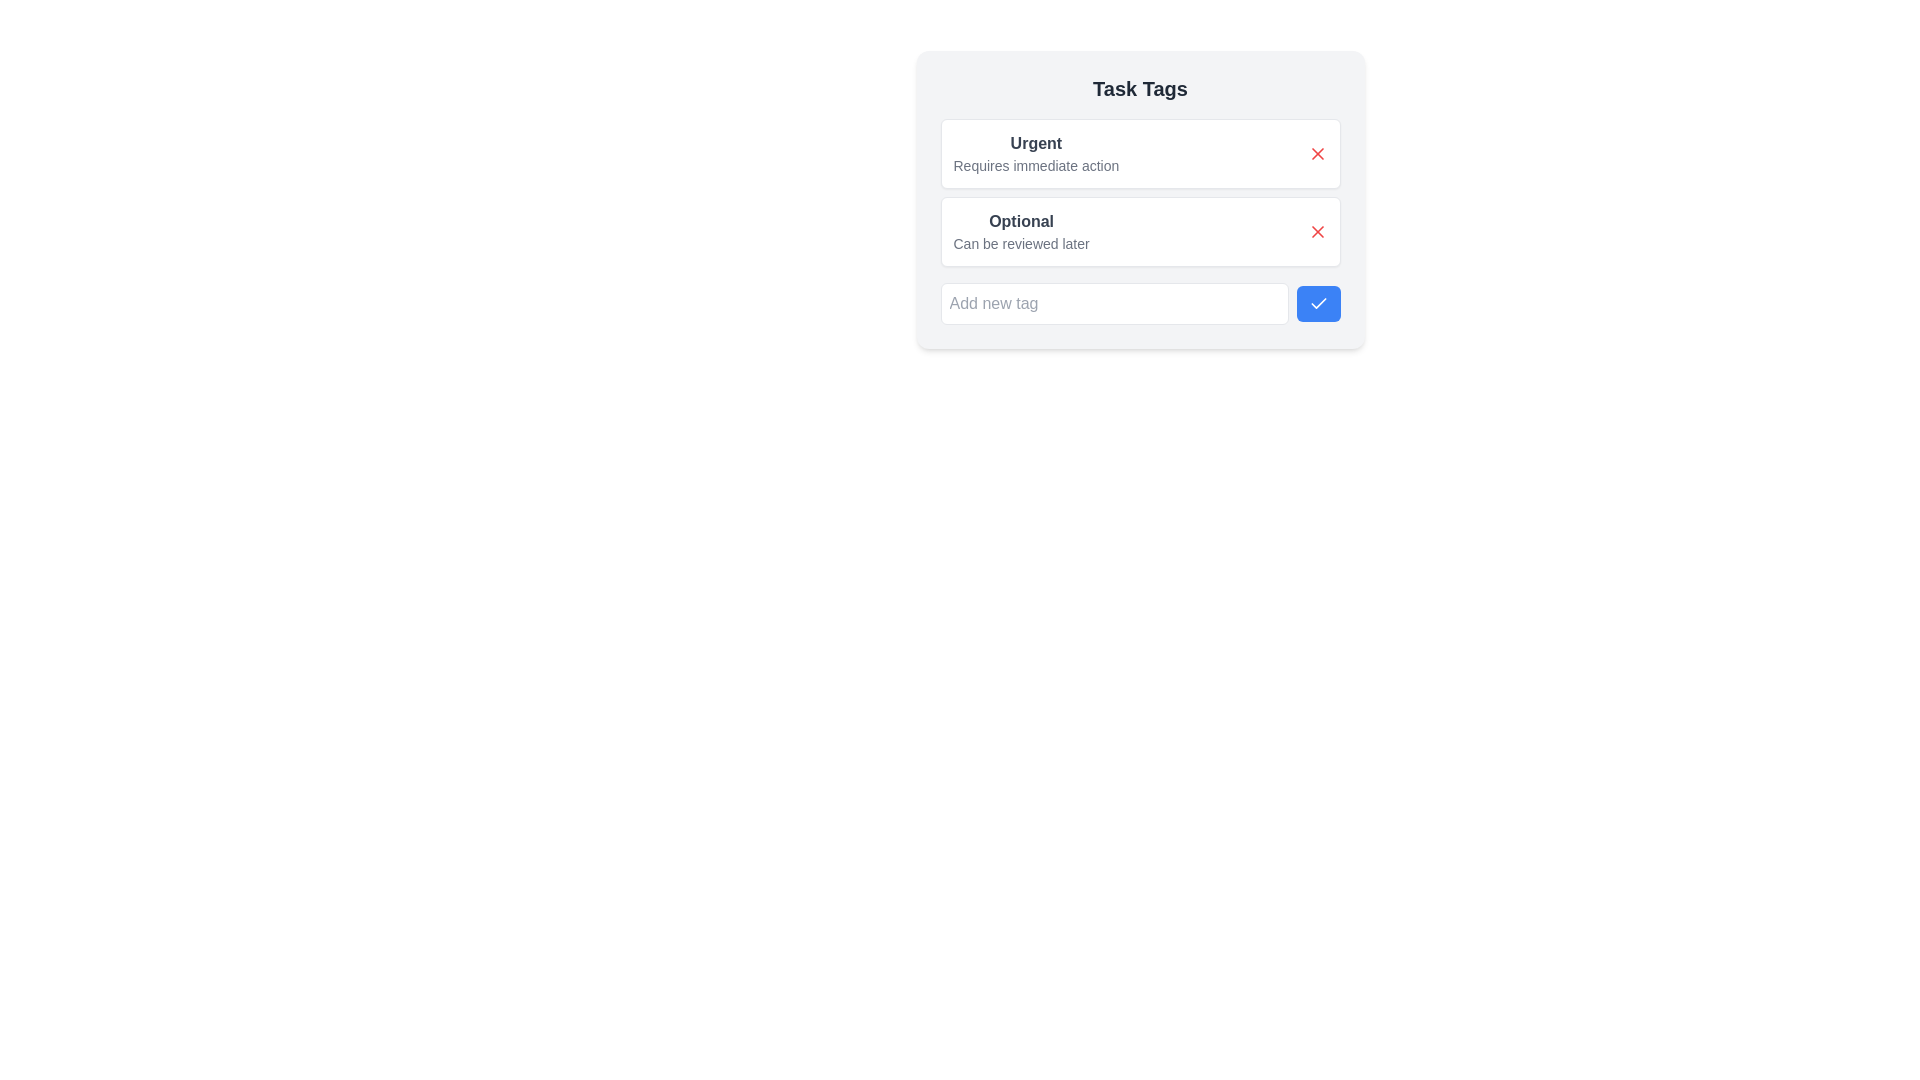 Image resolution: width=1920 pixels, height=1080 pixels. I want to click on the small red close button located to the right of the 'Optional' label within the task tags list, so click(1317, 230).